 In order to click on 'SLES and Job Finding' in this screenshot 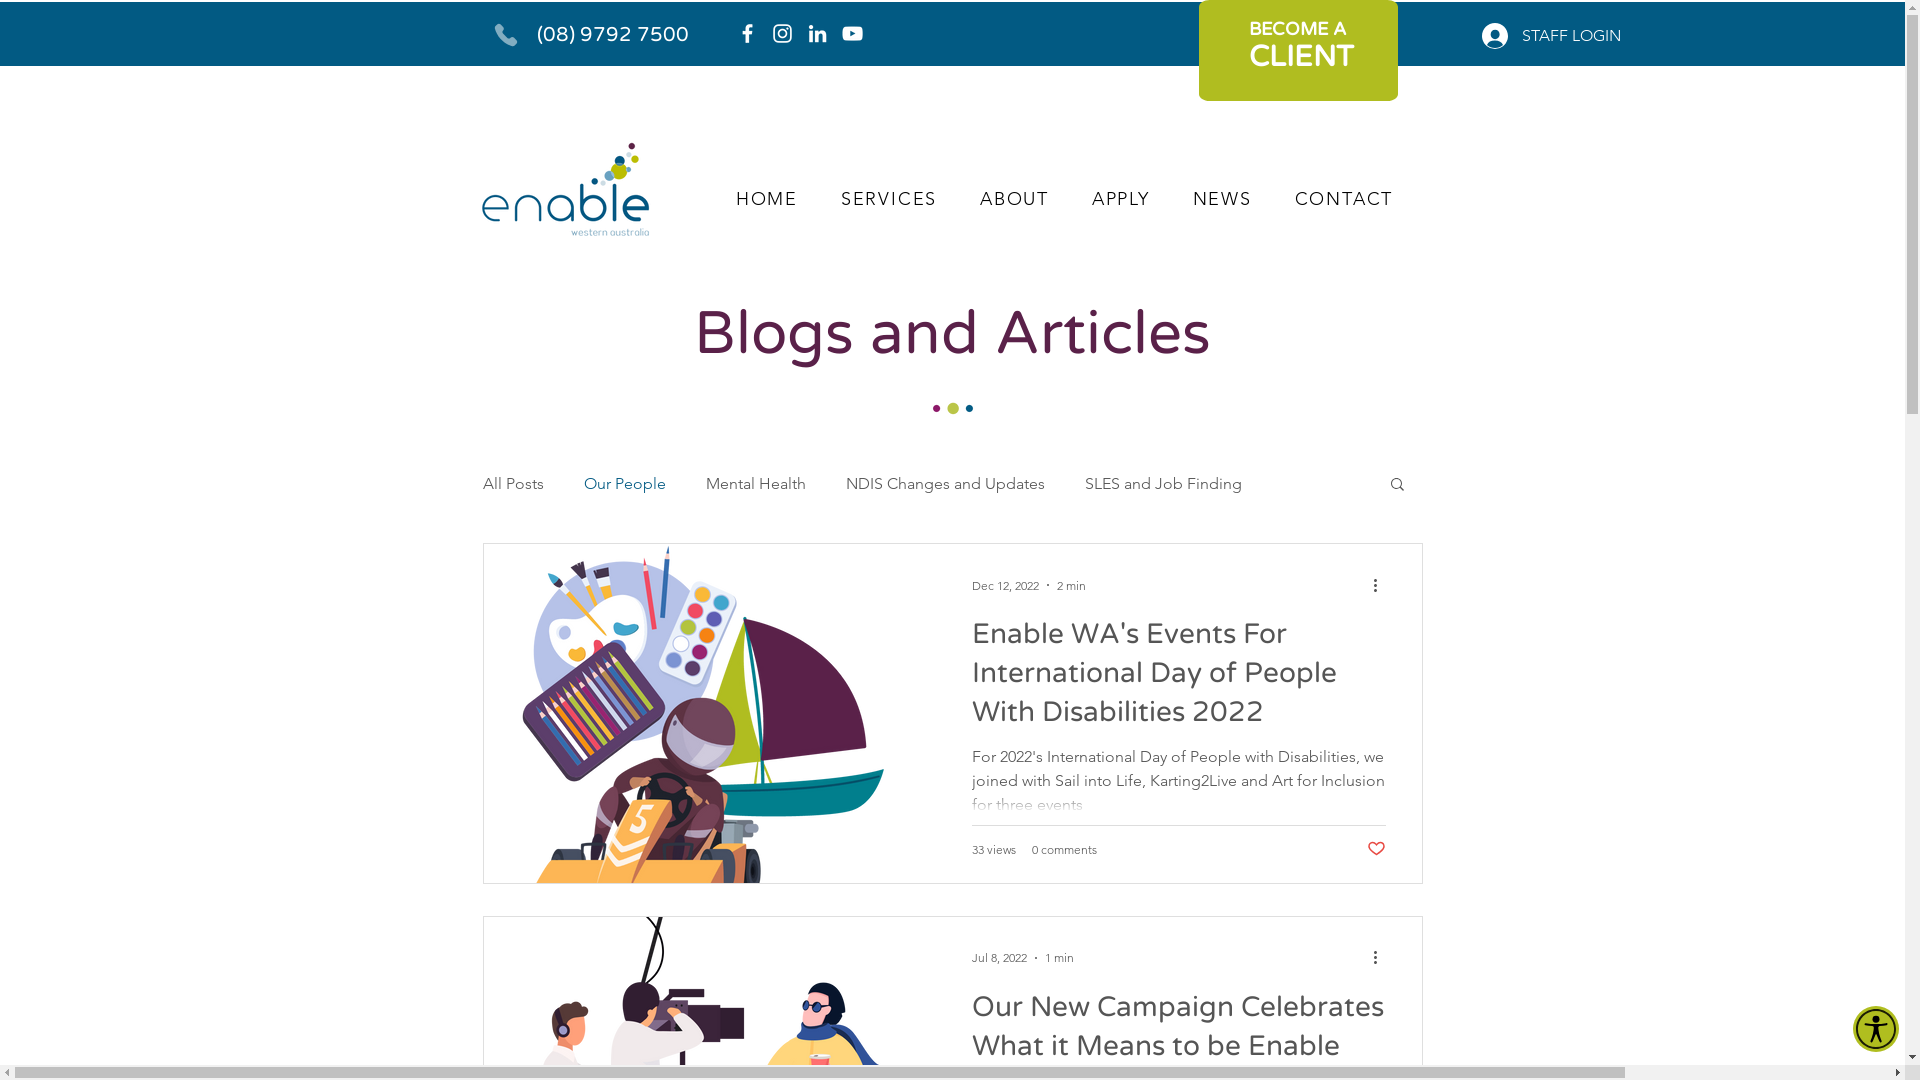, I will do `click(1162, 483)`.